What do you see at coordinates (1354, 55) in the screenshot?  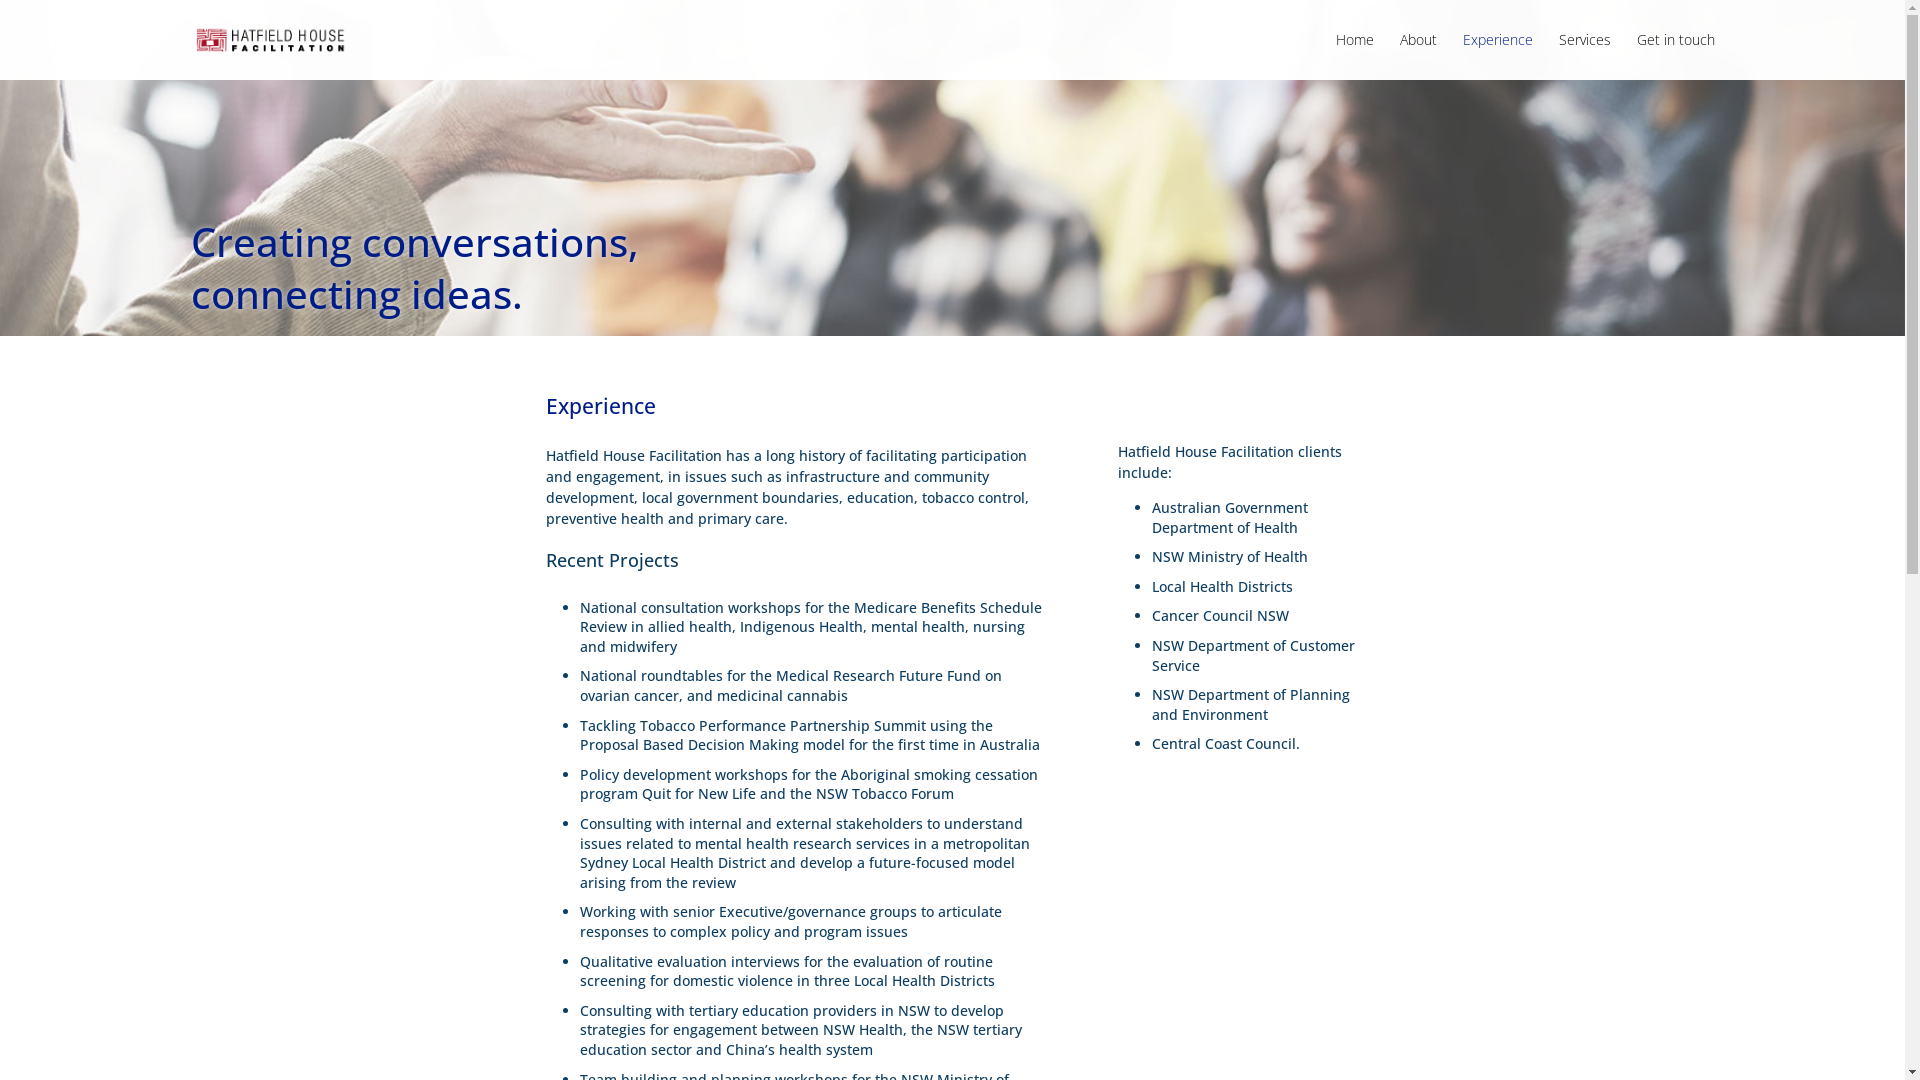 I see `'Home'` at bounding box center [1354, 55].